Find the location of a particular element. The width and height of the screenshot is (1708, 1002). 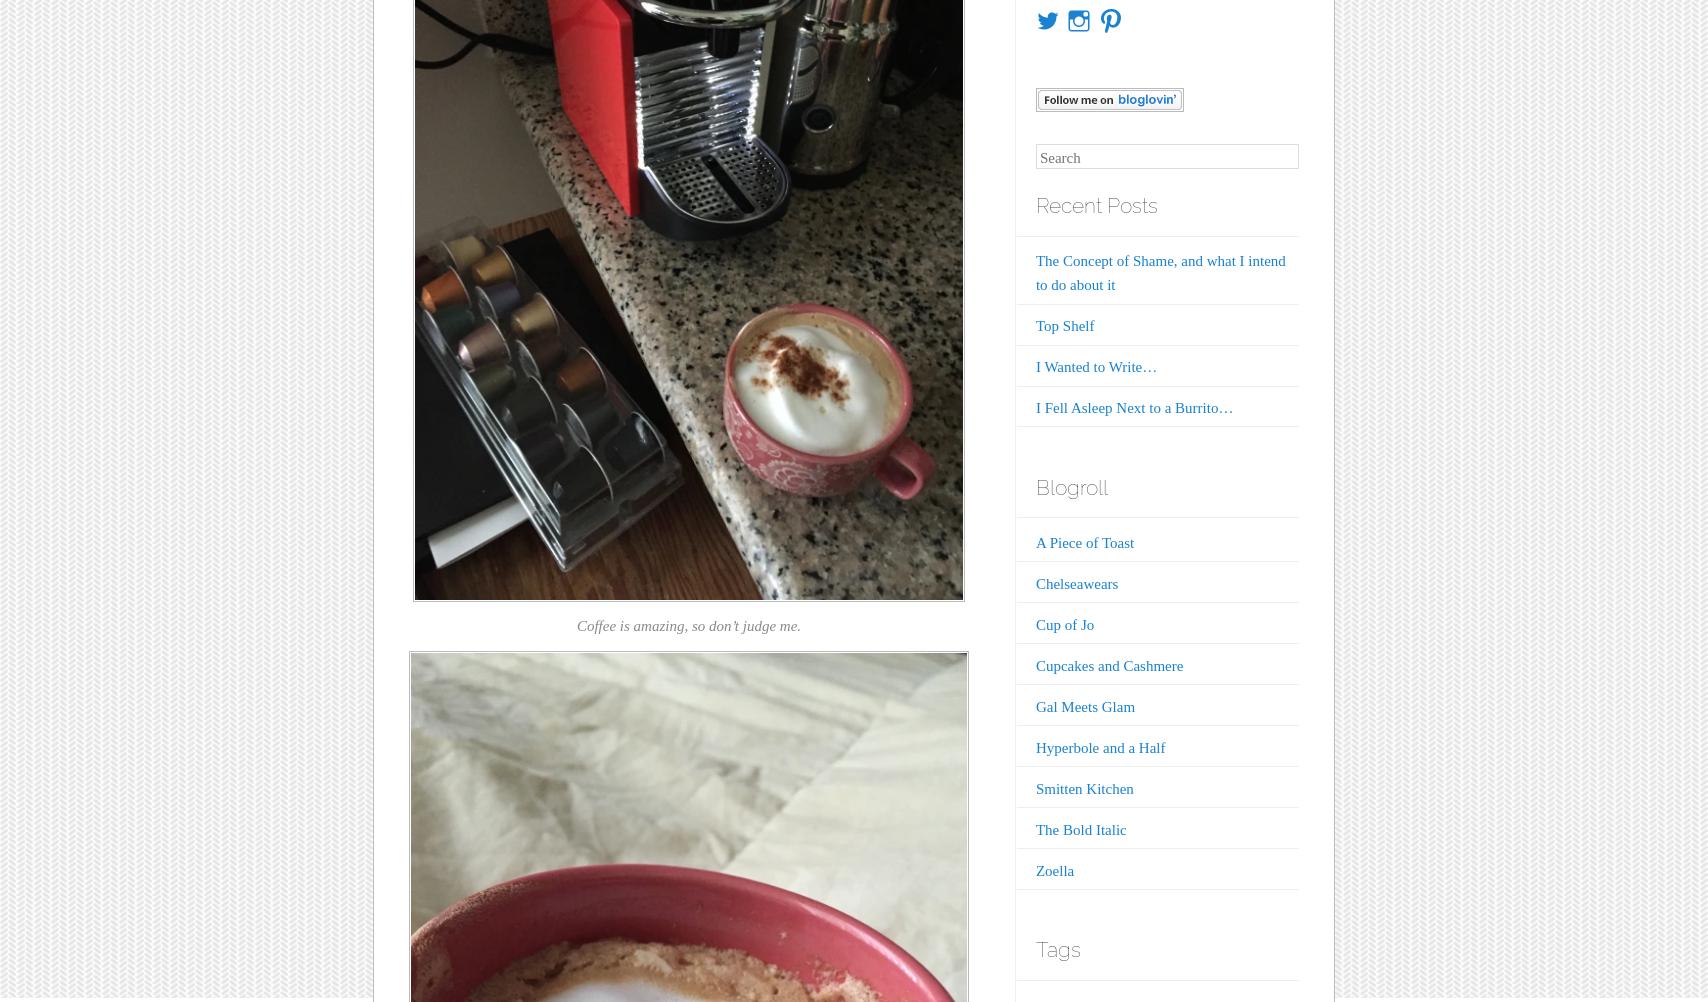

'Top Shelf' is located at coordinates (1064, 324).